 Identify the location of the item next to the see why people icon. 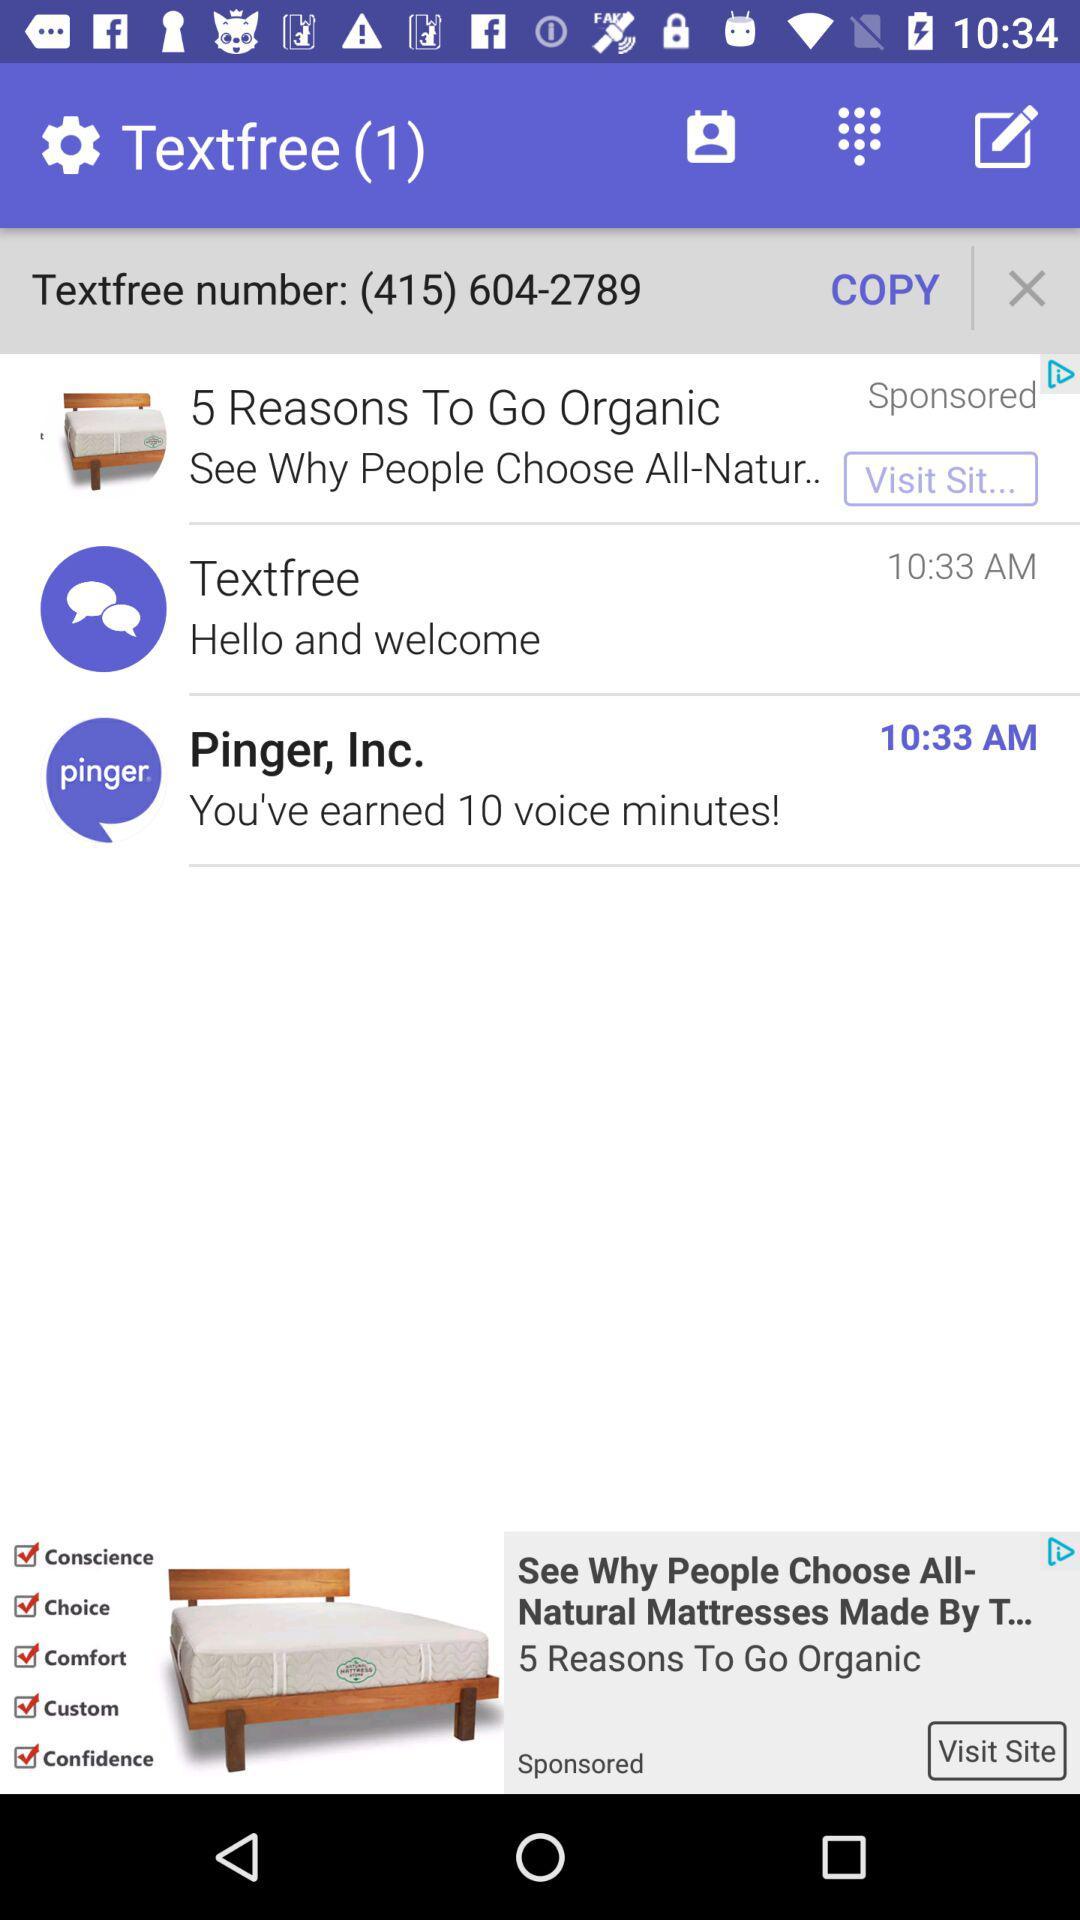
(250, 1662).